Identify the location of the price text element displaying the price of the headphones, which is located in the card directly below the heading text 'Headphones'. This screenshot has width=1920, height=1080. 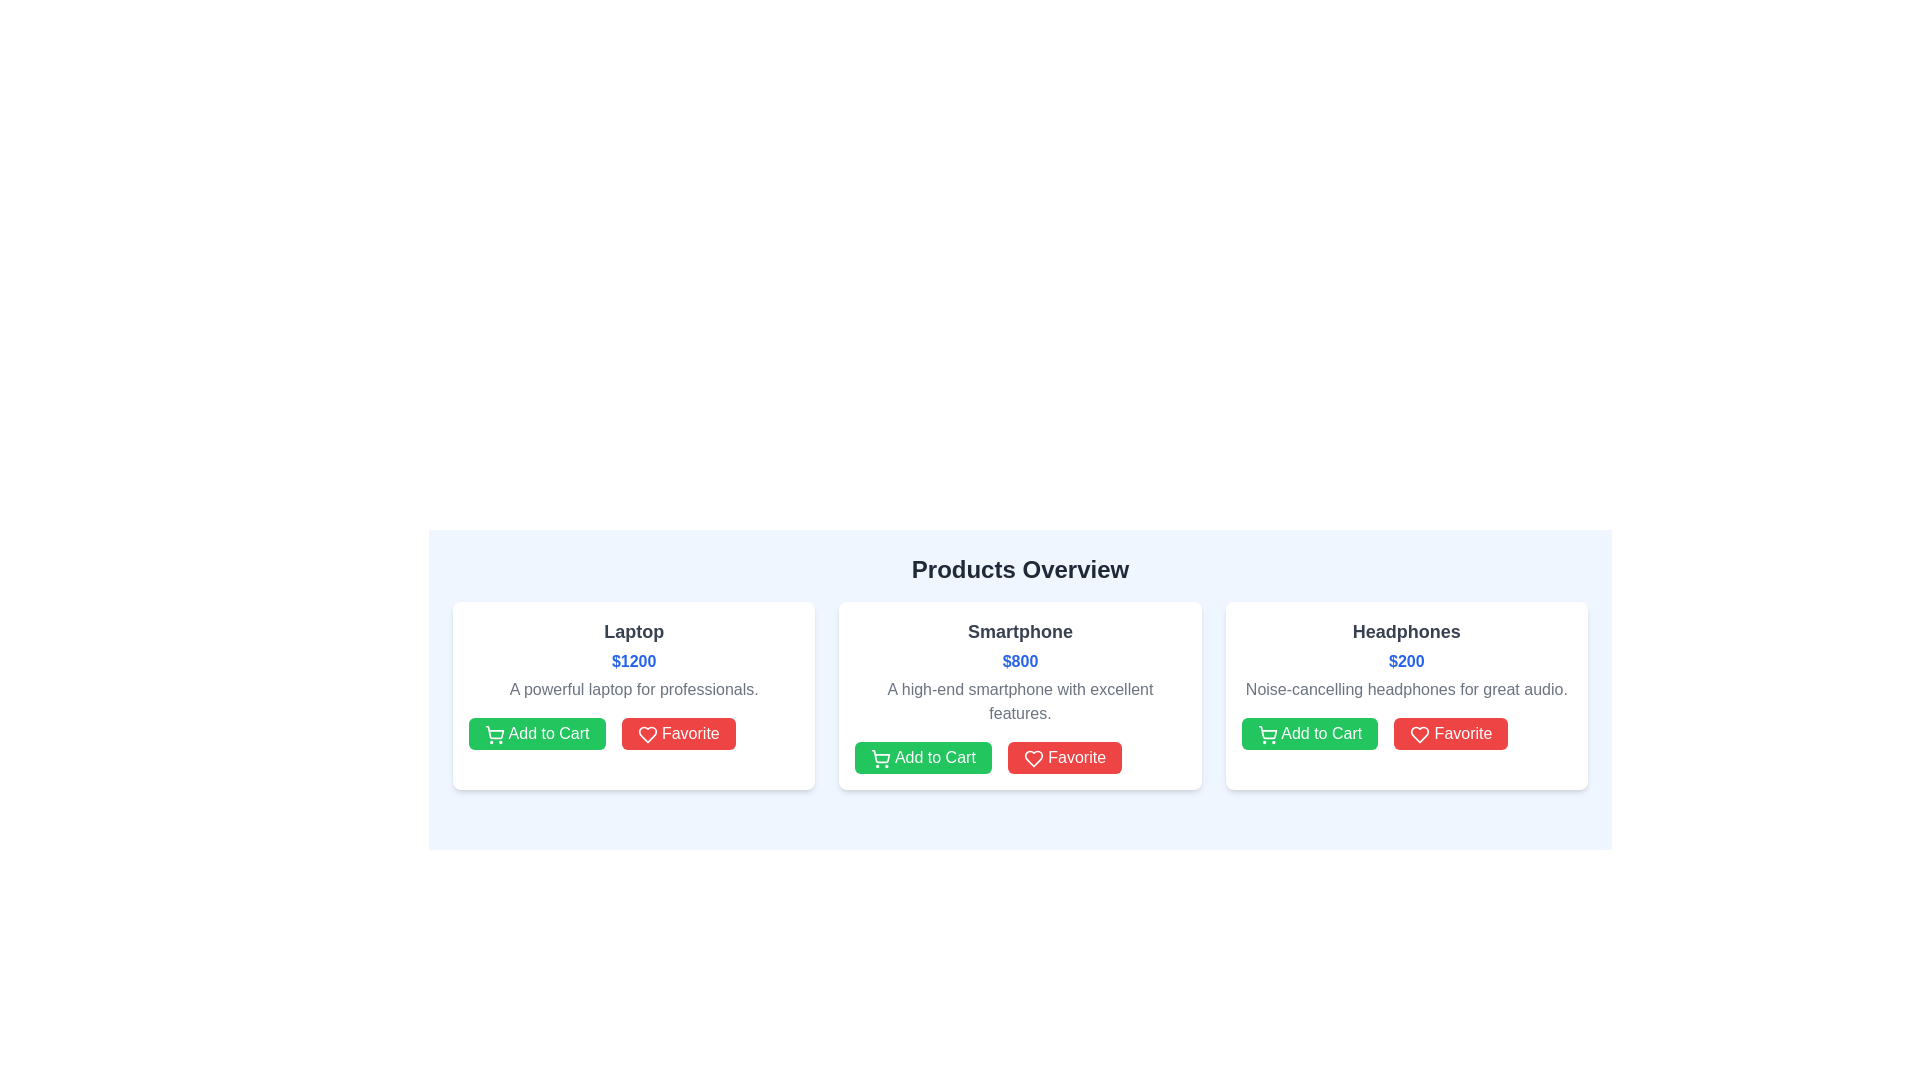
(1405, 662).